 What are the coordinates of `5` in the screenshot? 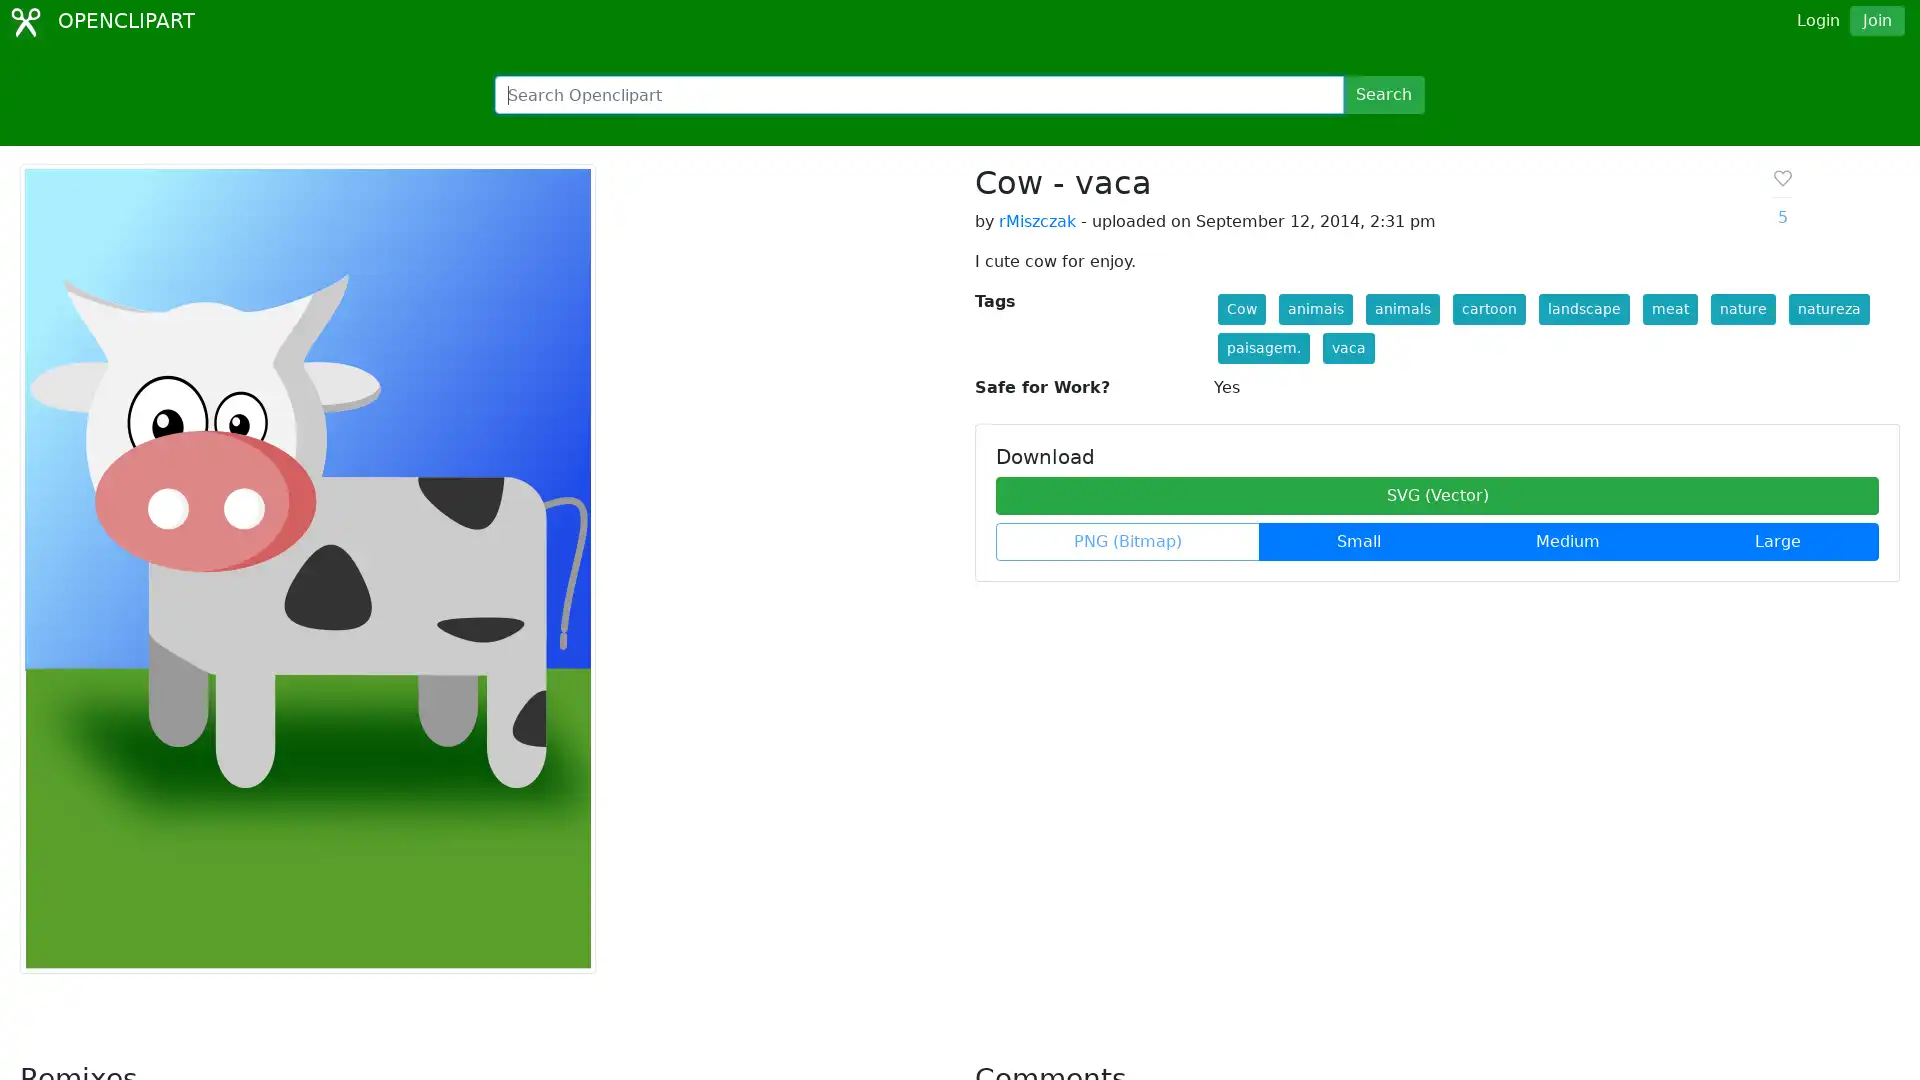 It's located at (1781, 197).